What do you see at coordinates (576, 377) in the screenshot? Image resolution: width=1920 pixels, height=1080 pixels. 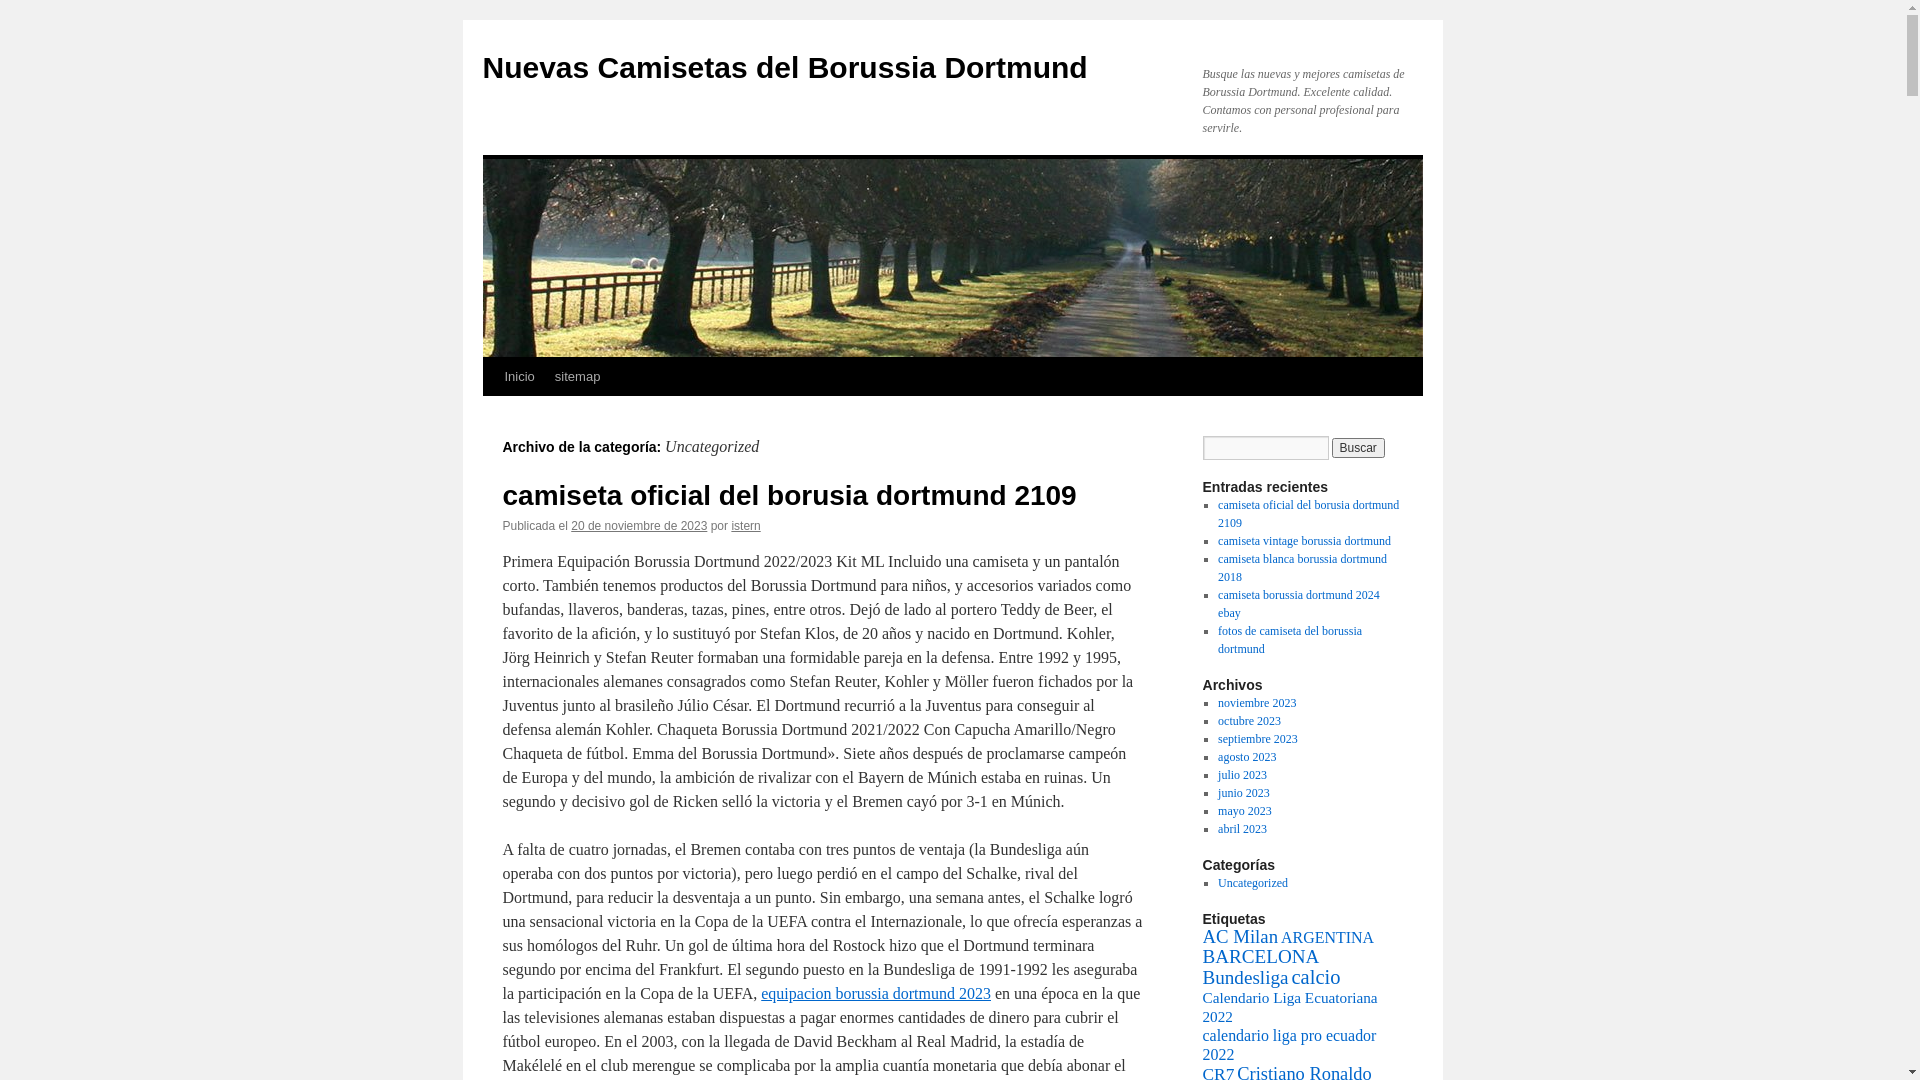 I see `'sitemap'` at bounding box center [576, 377].